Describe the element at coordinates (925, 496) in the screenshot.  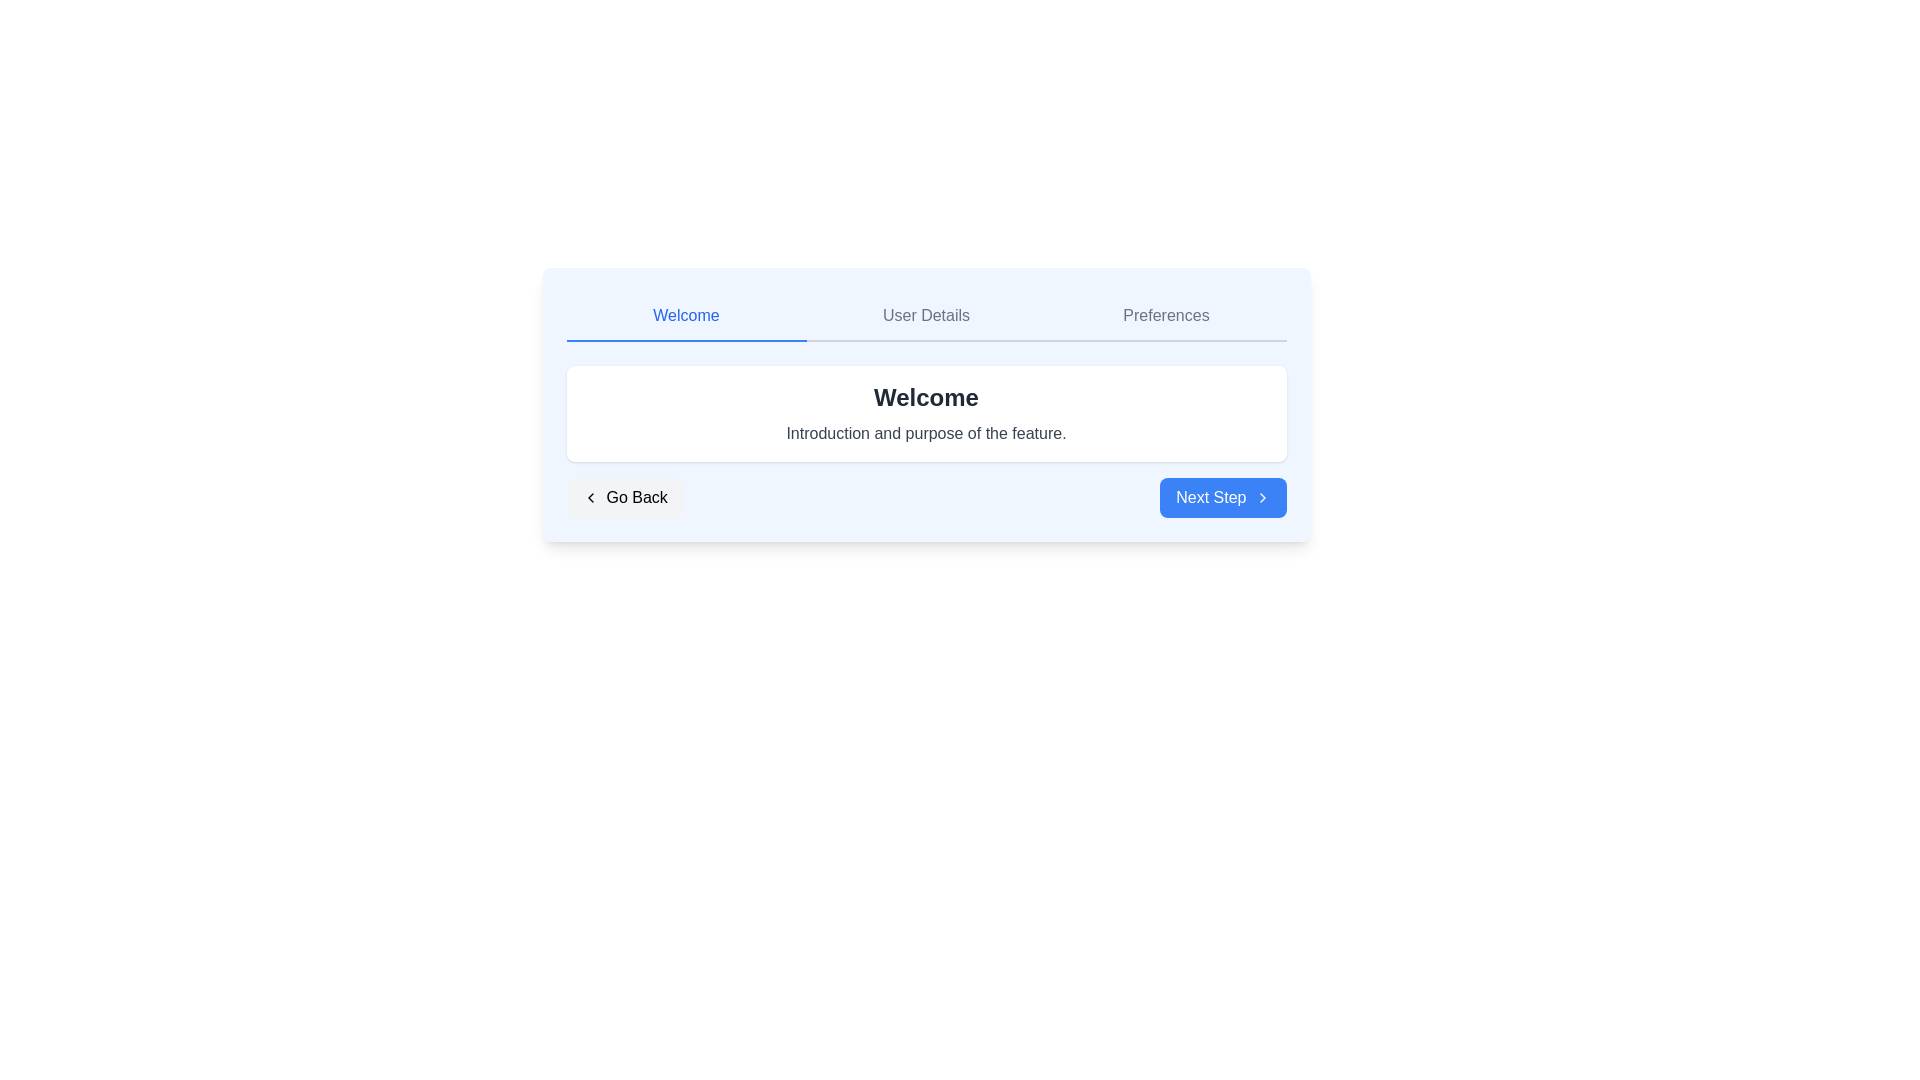
I see `the navigation bar buttons` at that location.